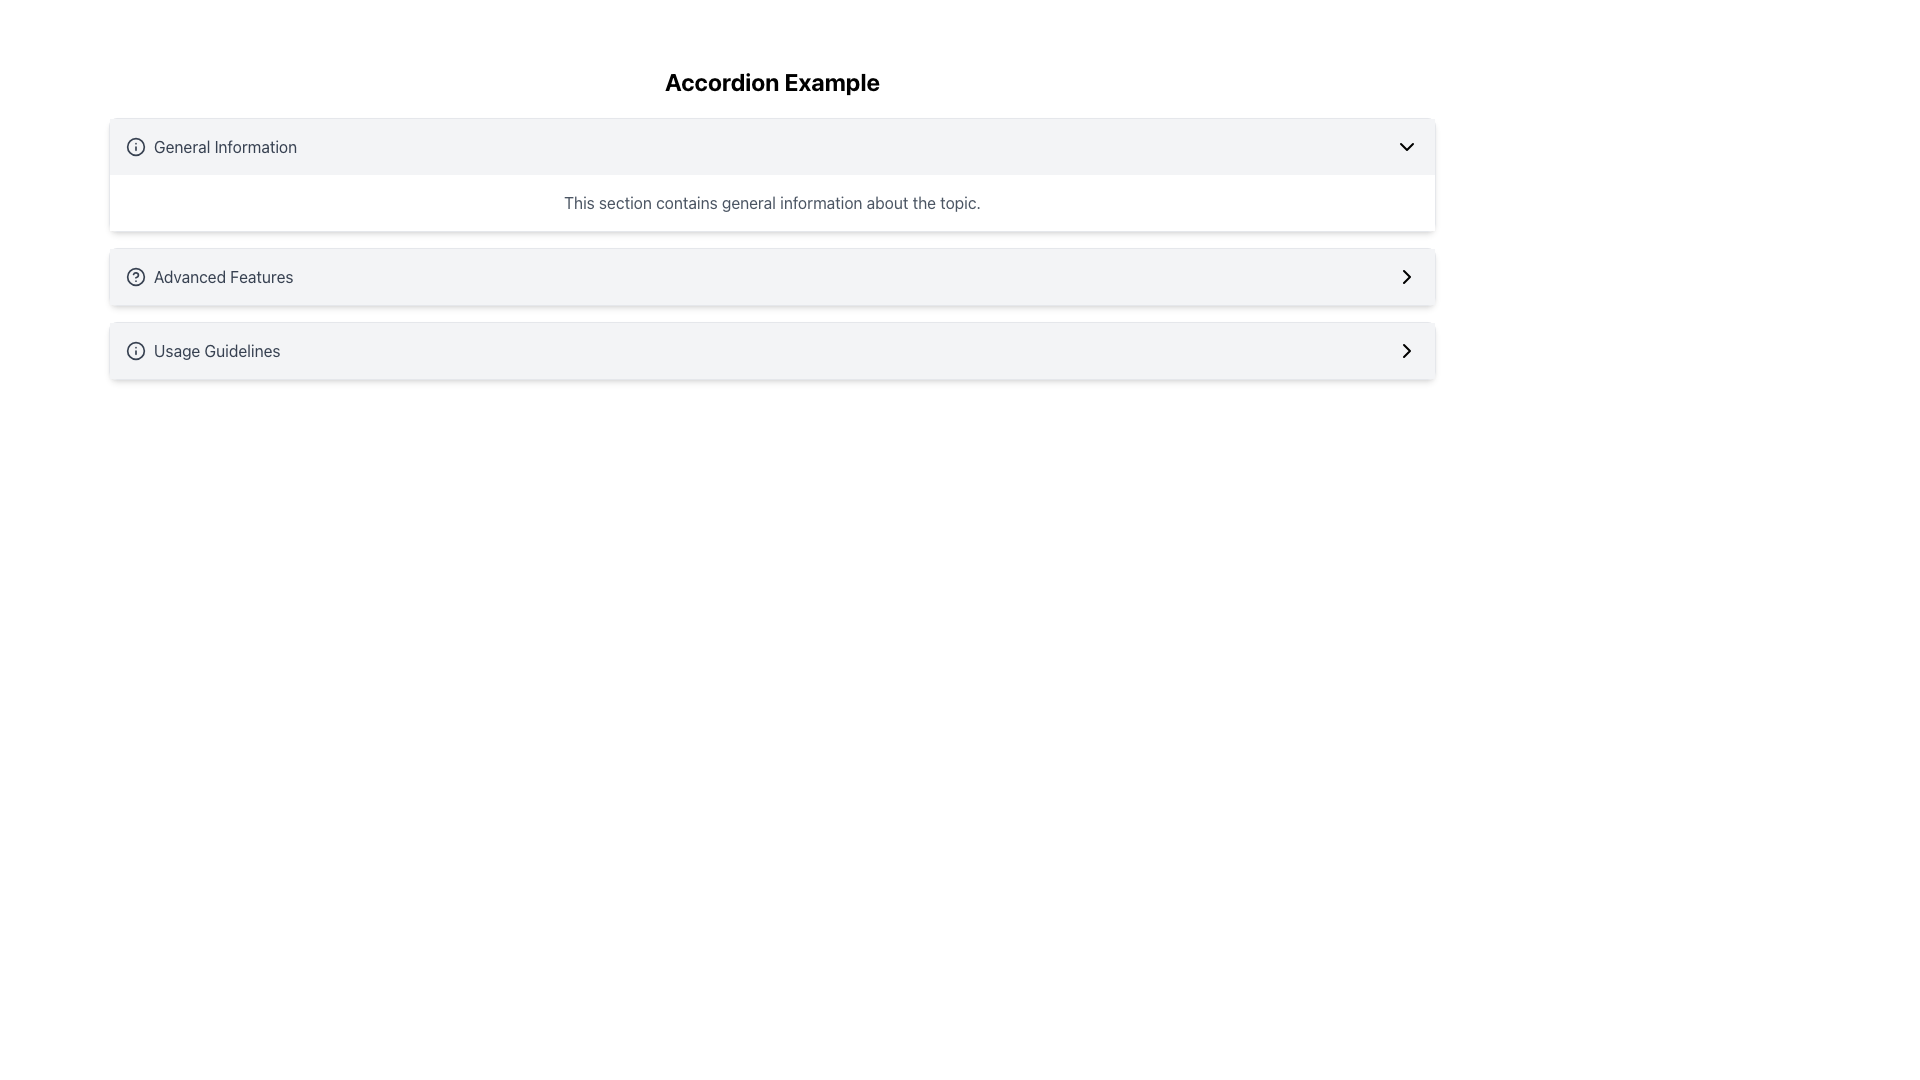  I want to click on the right-pointing chevron icon next to the 'Advanced Features' section title, so click(1405, 277).